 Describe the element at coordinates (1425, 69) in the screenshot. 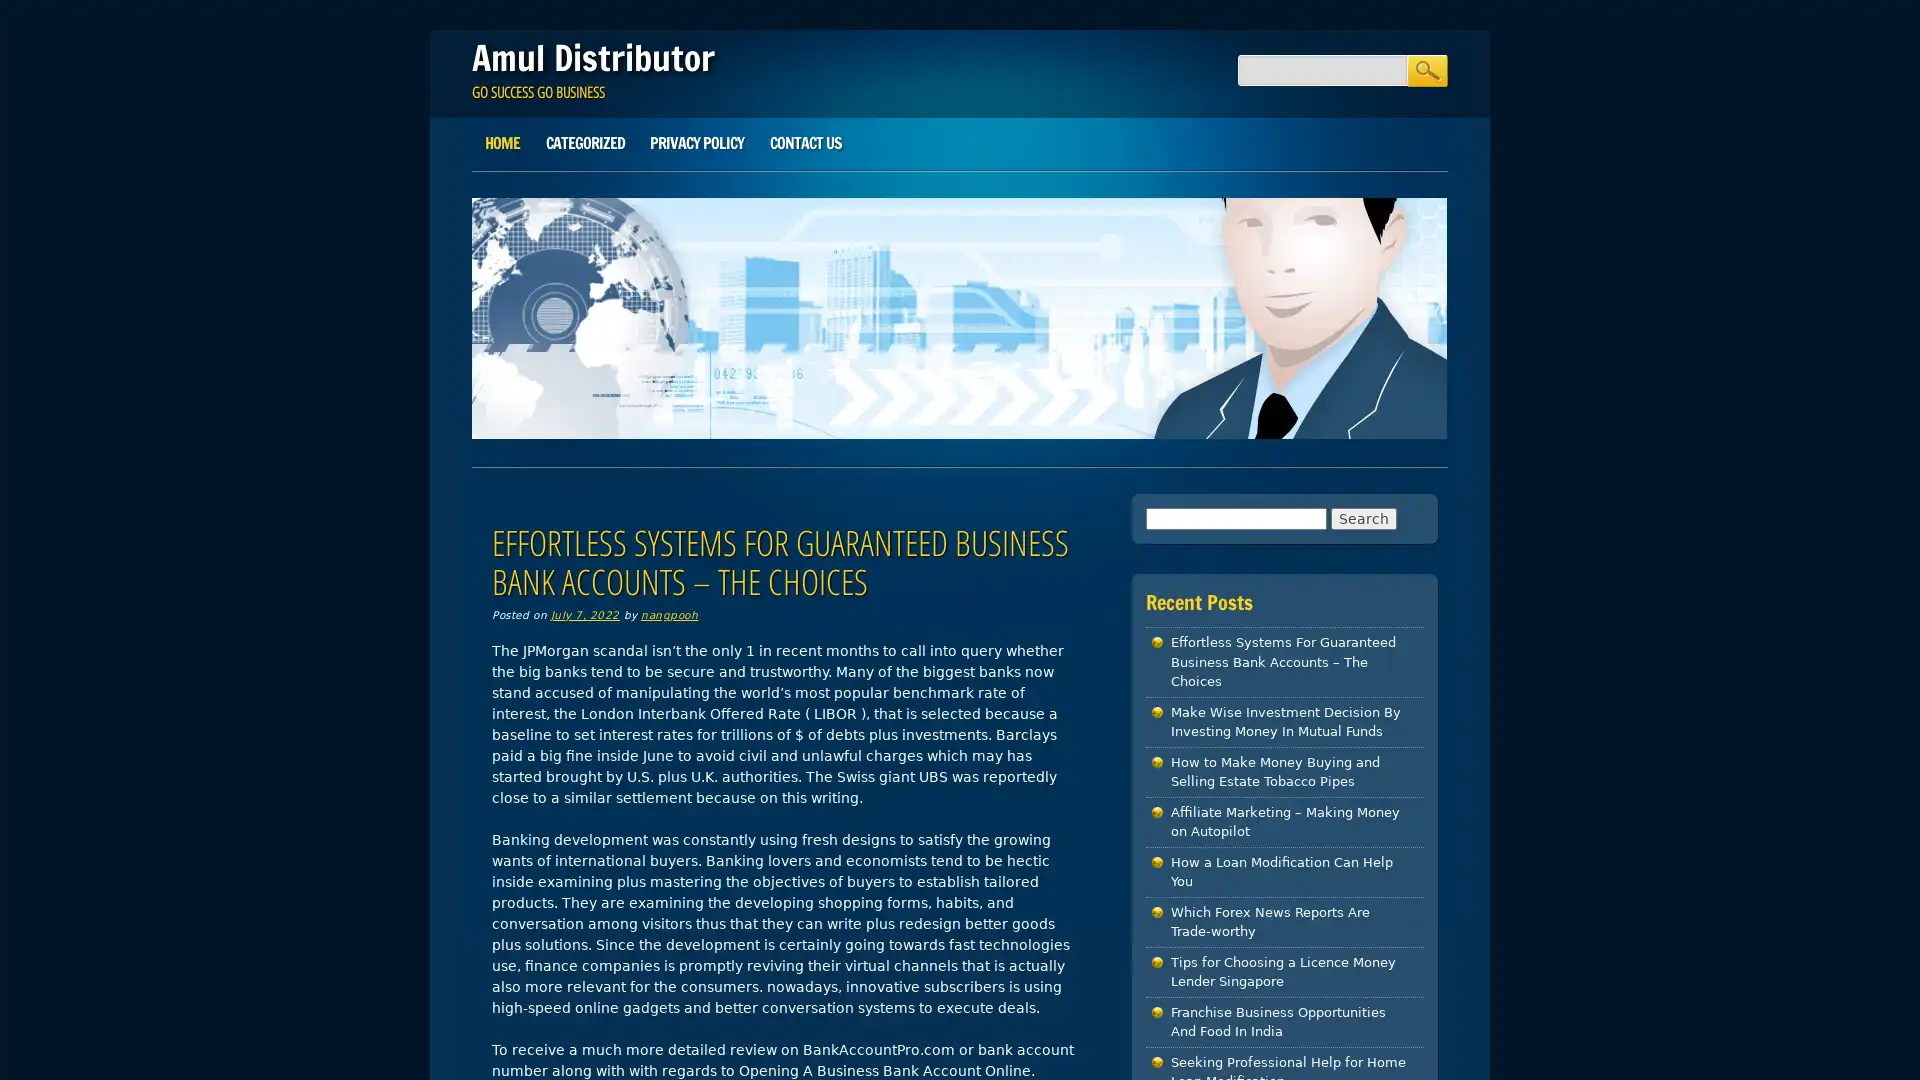

I see `Search` at that location.